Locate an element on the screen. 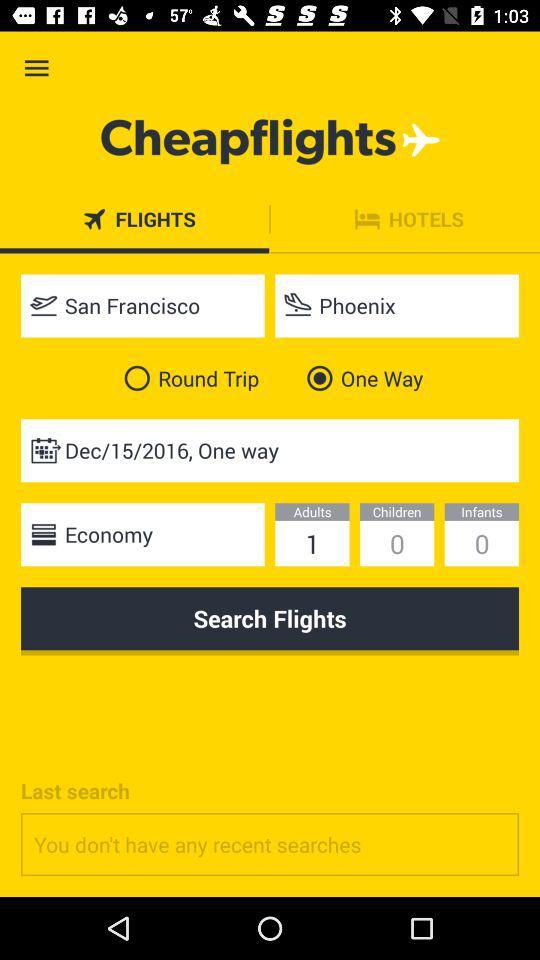 The height and width of the screenshot is (960, 540). item above the dec 15 2016 item is located at coordinates (187, 377).